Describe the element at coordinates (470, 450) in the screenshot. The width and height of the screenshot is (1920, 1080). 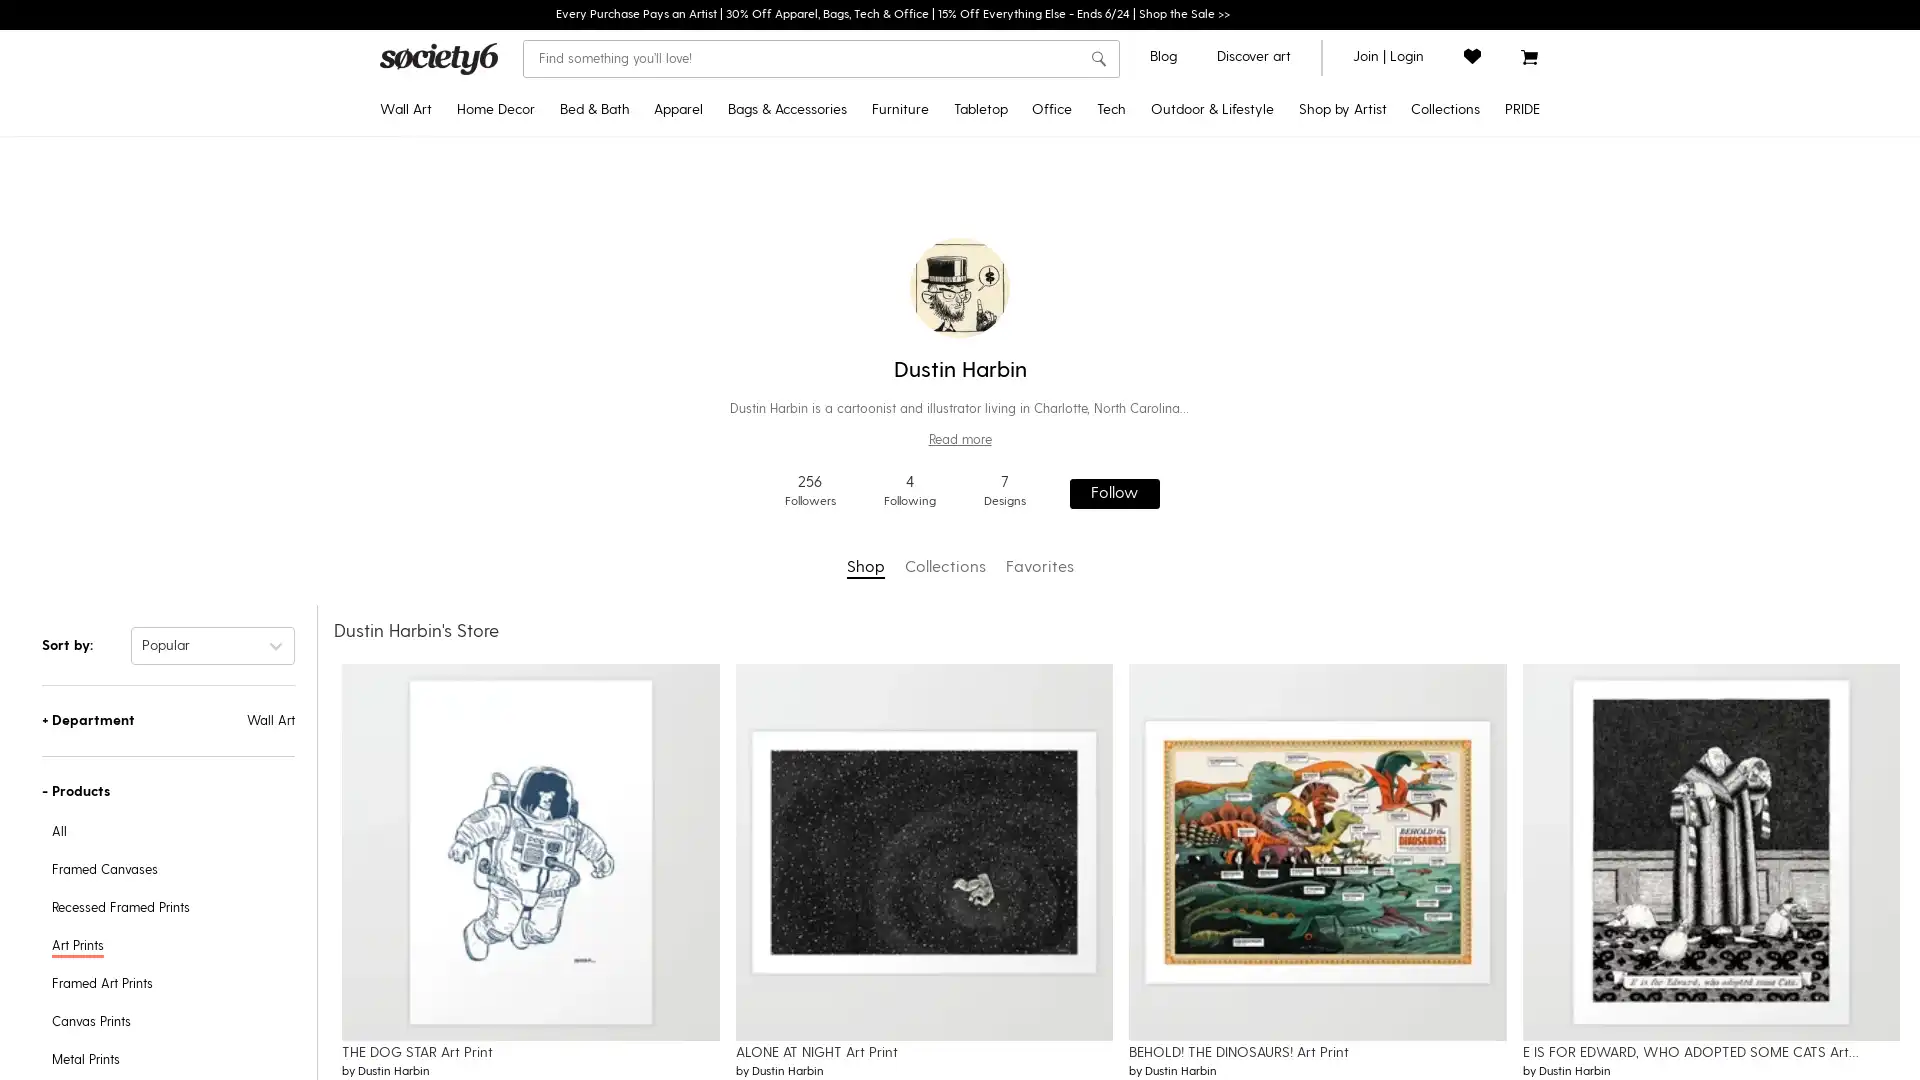
I see `Wall Hangings` at that location.